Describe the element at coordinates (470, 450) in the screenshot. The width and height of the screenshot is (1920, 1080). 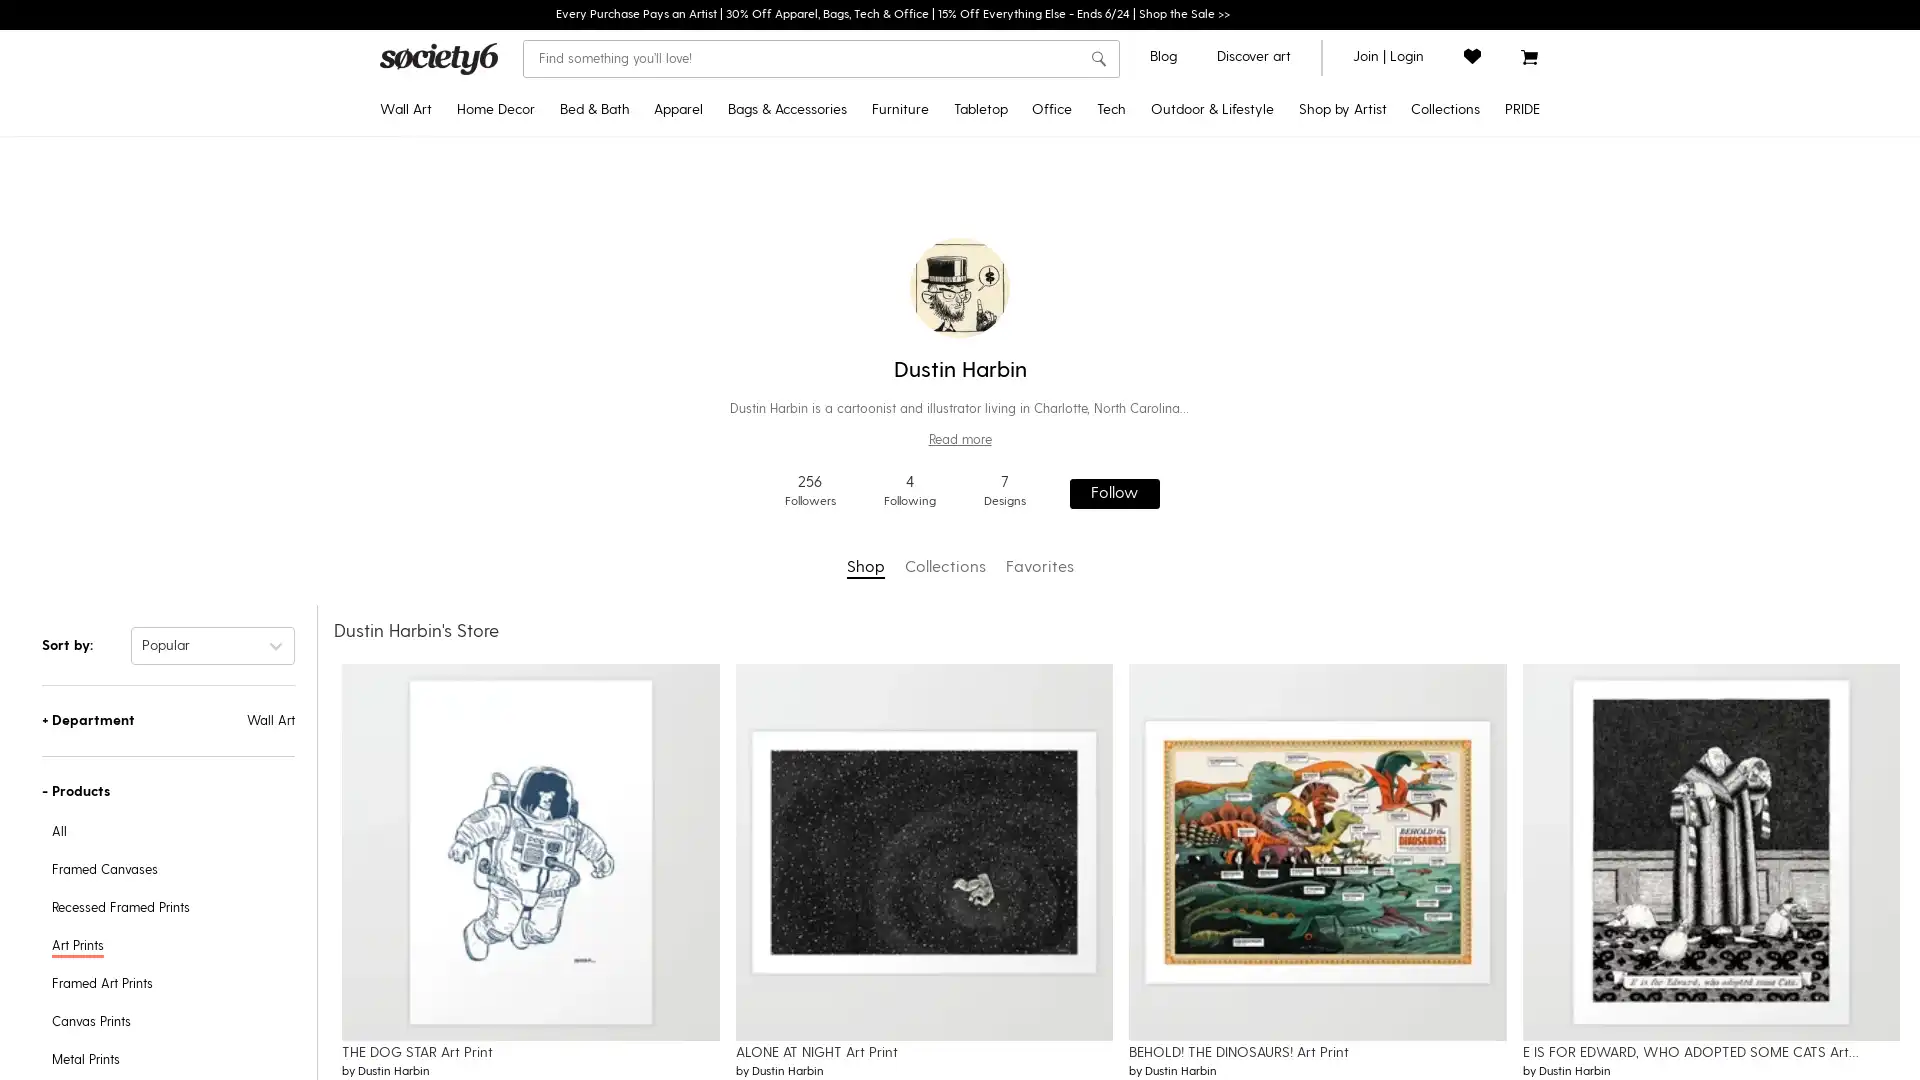
I see `Wall Hangings` at that location.